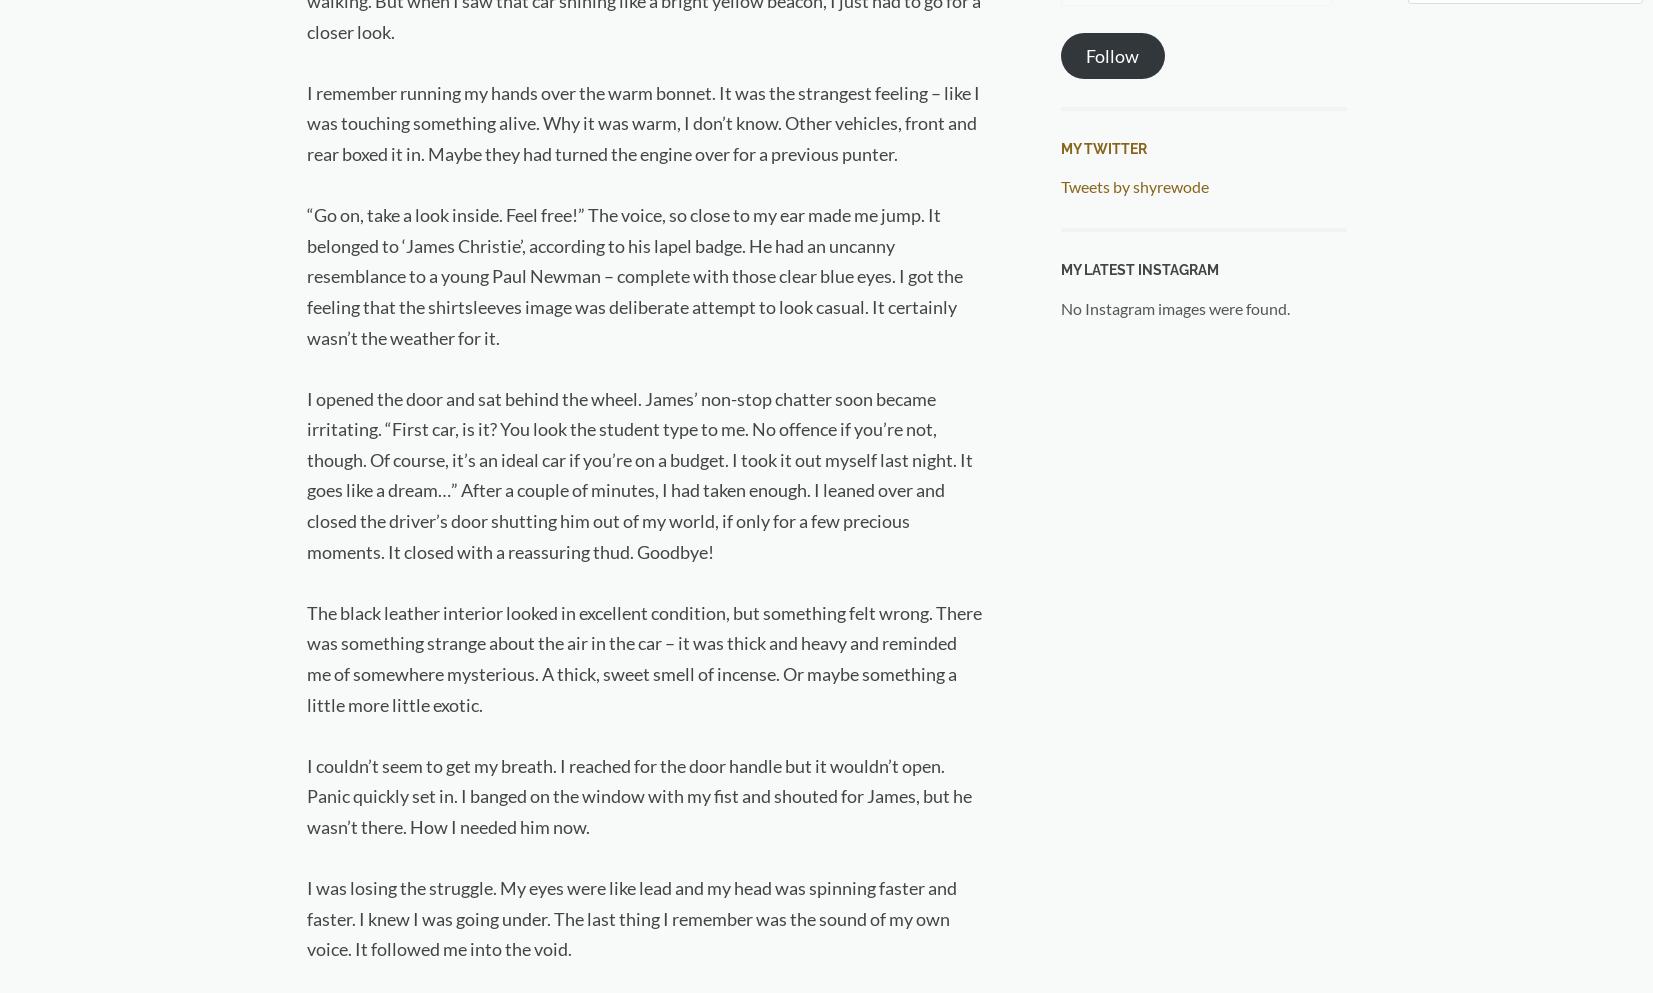 This screenshot has width=1653, height=993. I want to click on 'Tweets by shyrewode', so click(1133, 185).